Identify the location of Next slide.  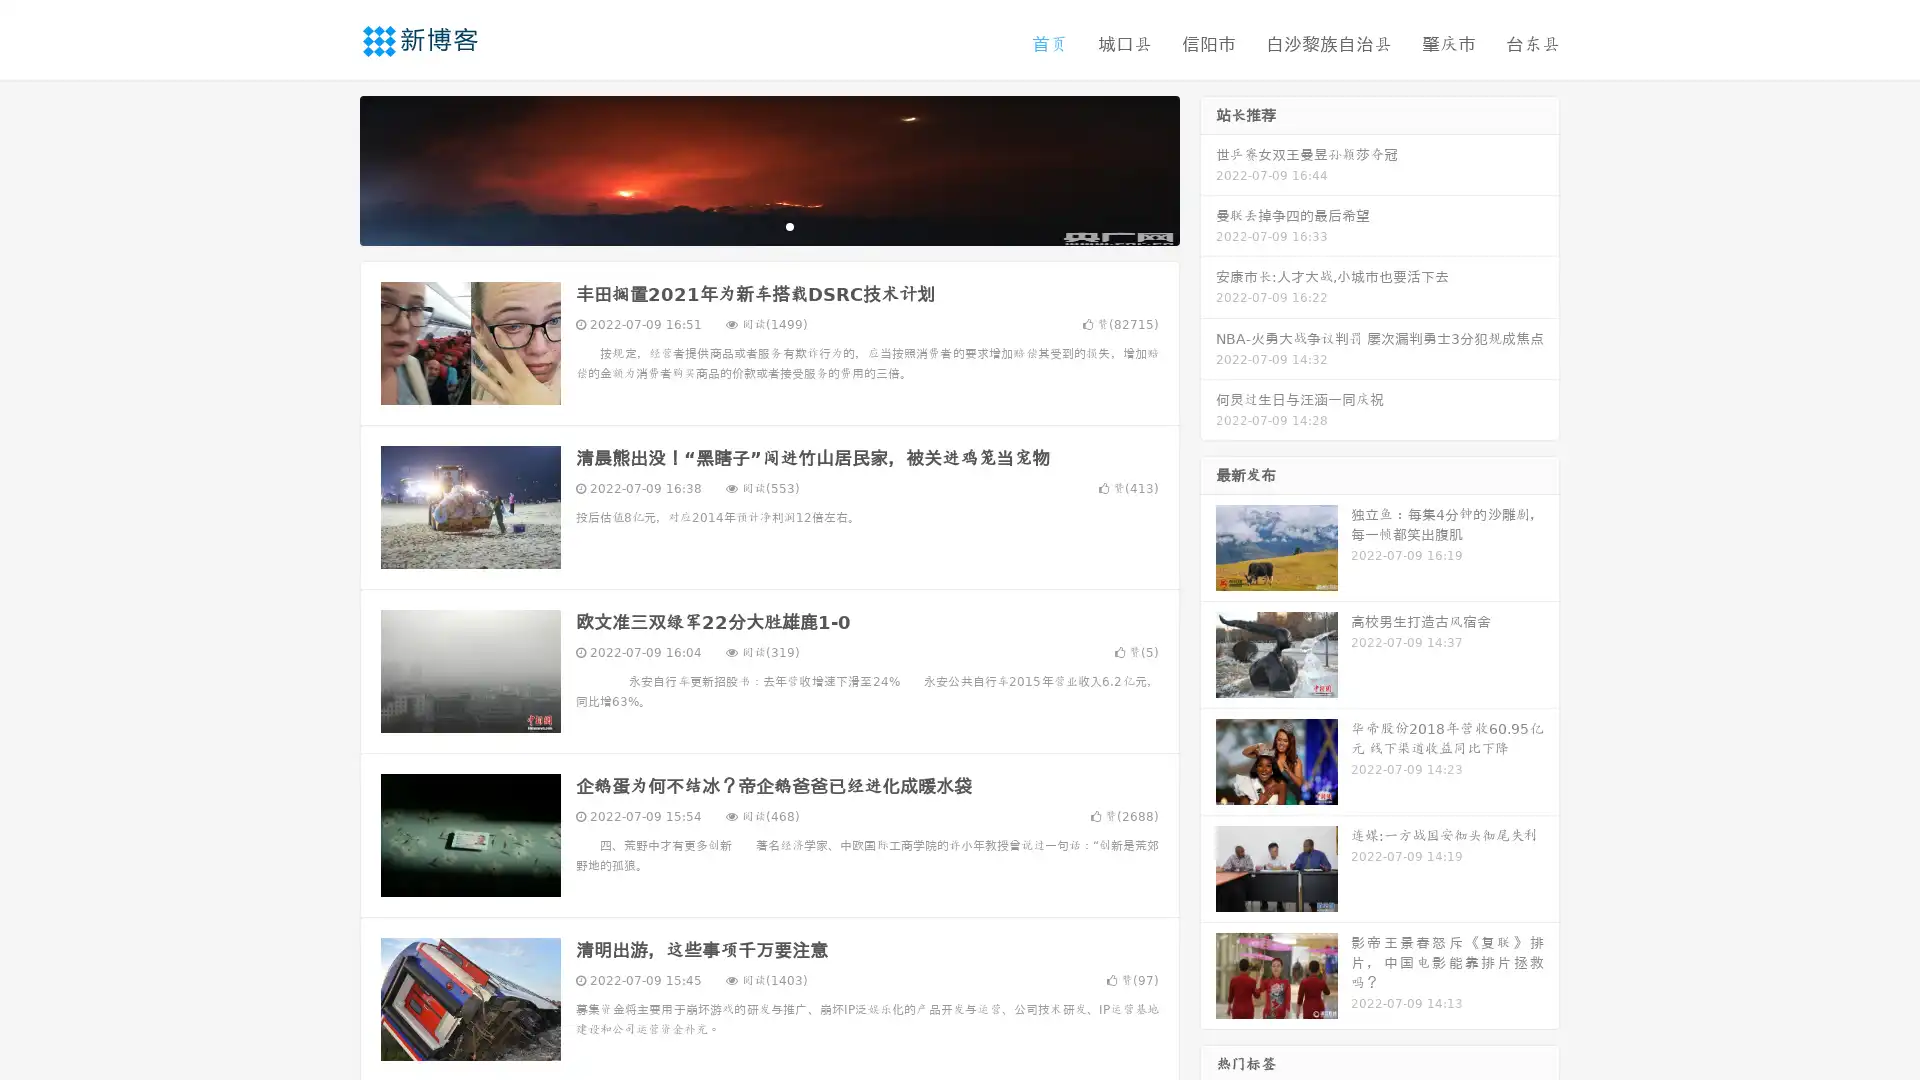
(1208, 168).